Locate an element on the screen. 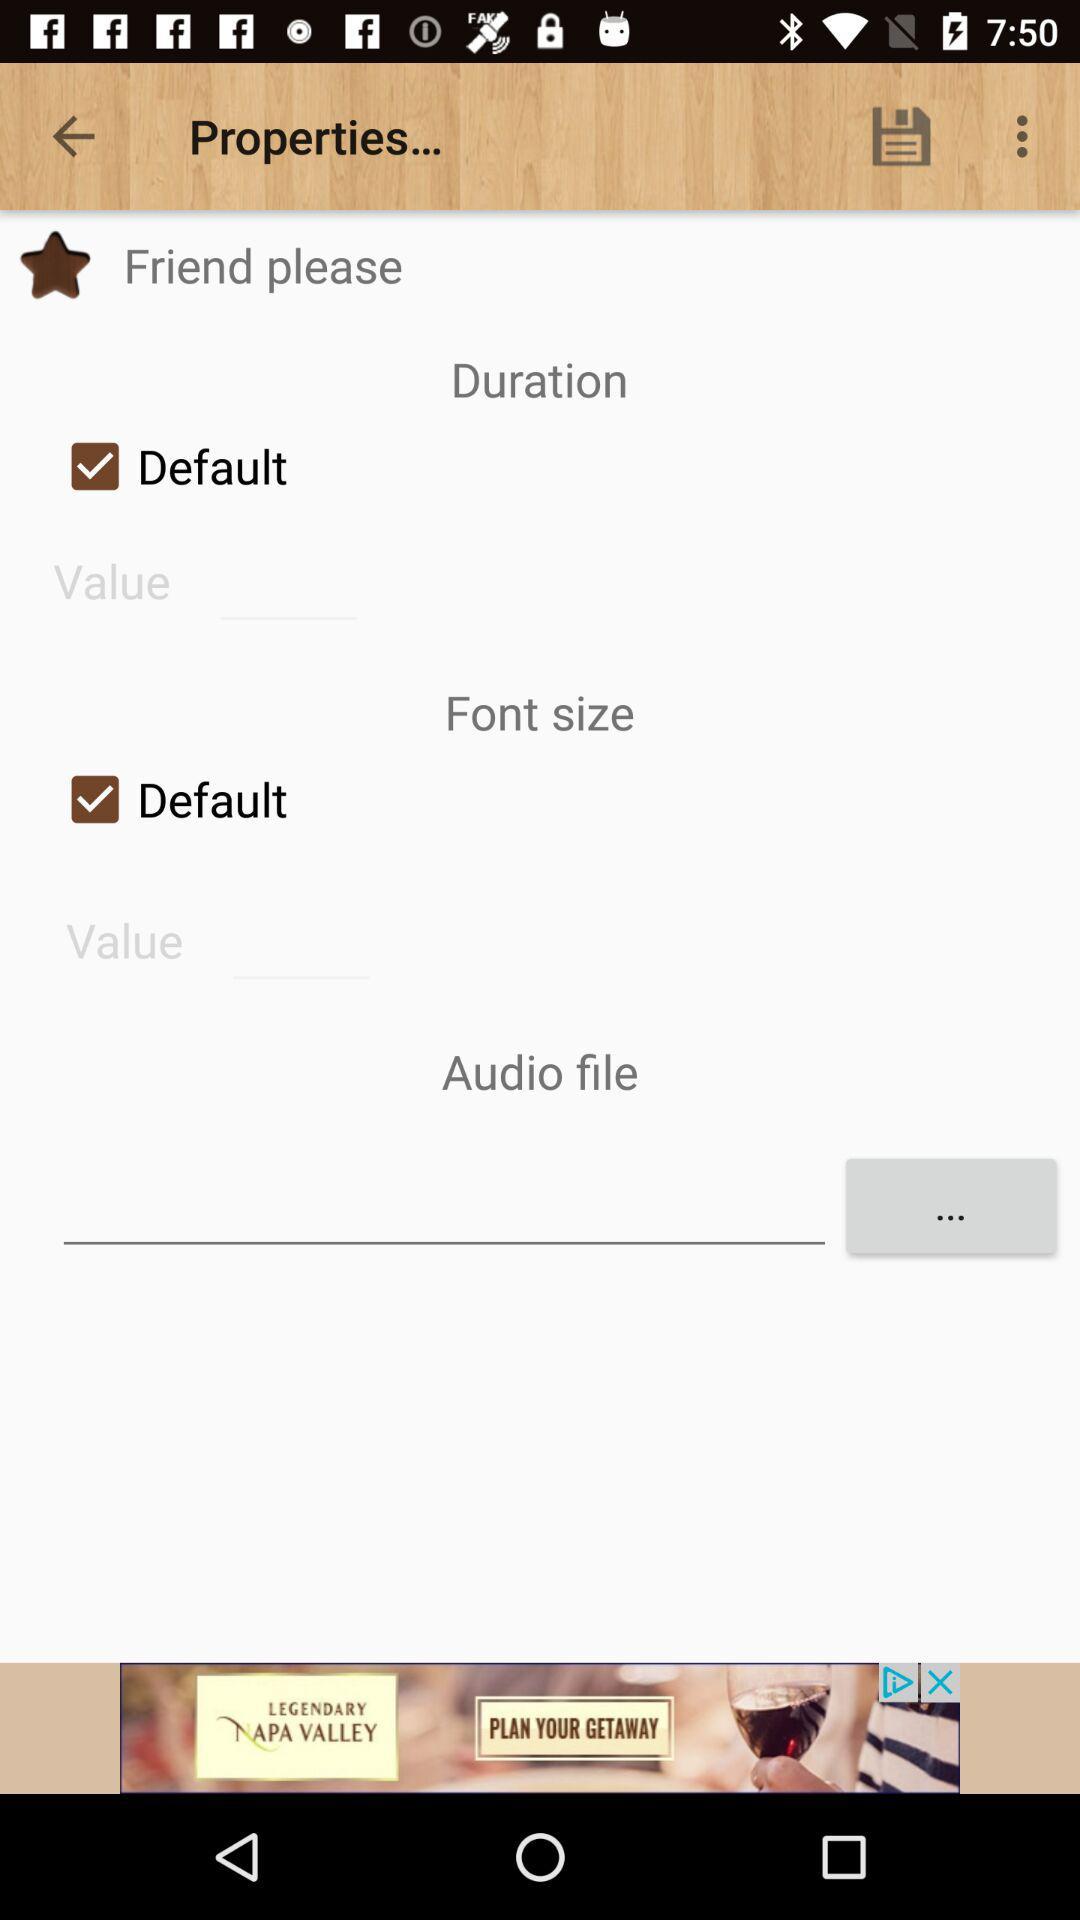 The image size is (1080, 1920). the star icon is located at coordinates (54, 264).